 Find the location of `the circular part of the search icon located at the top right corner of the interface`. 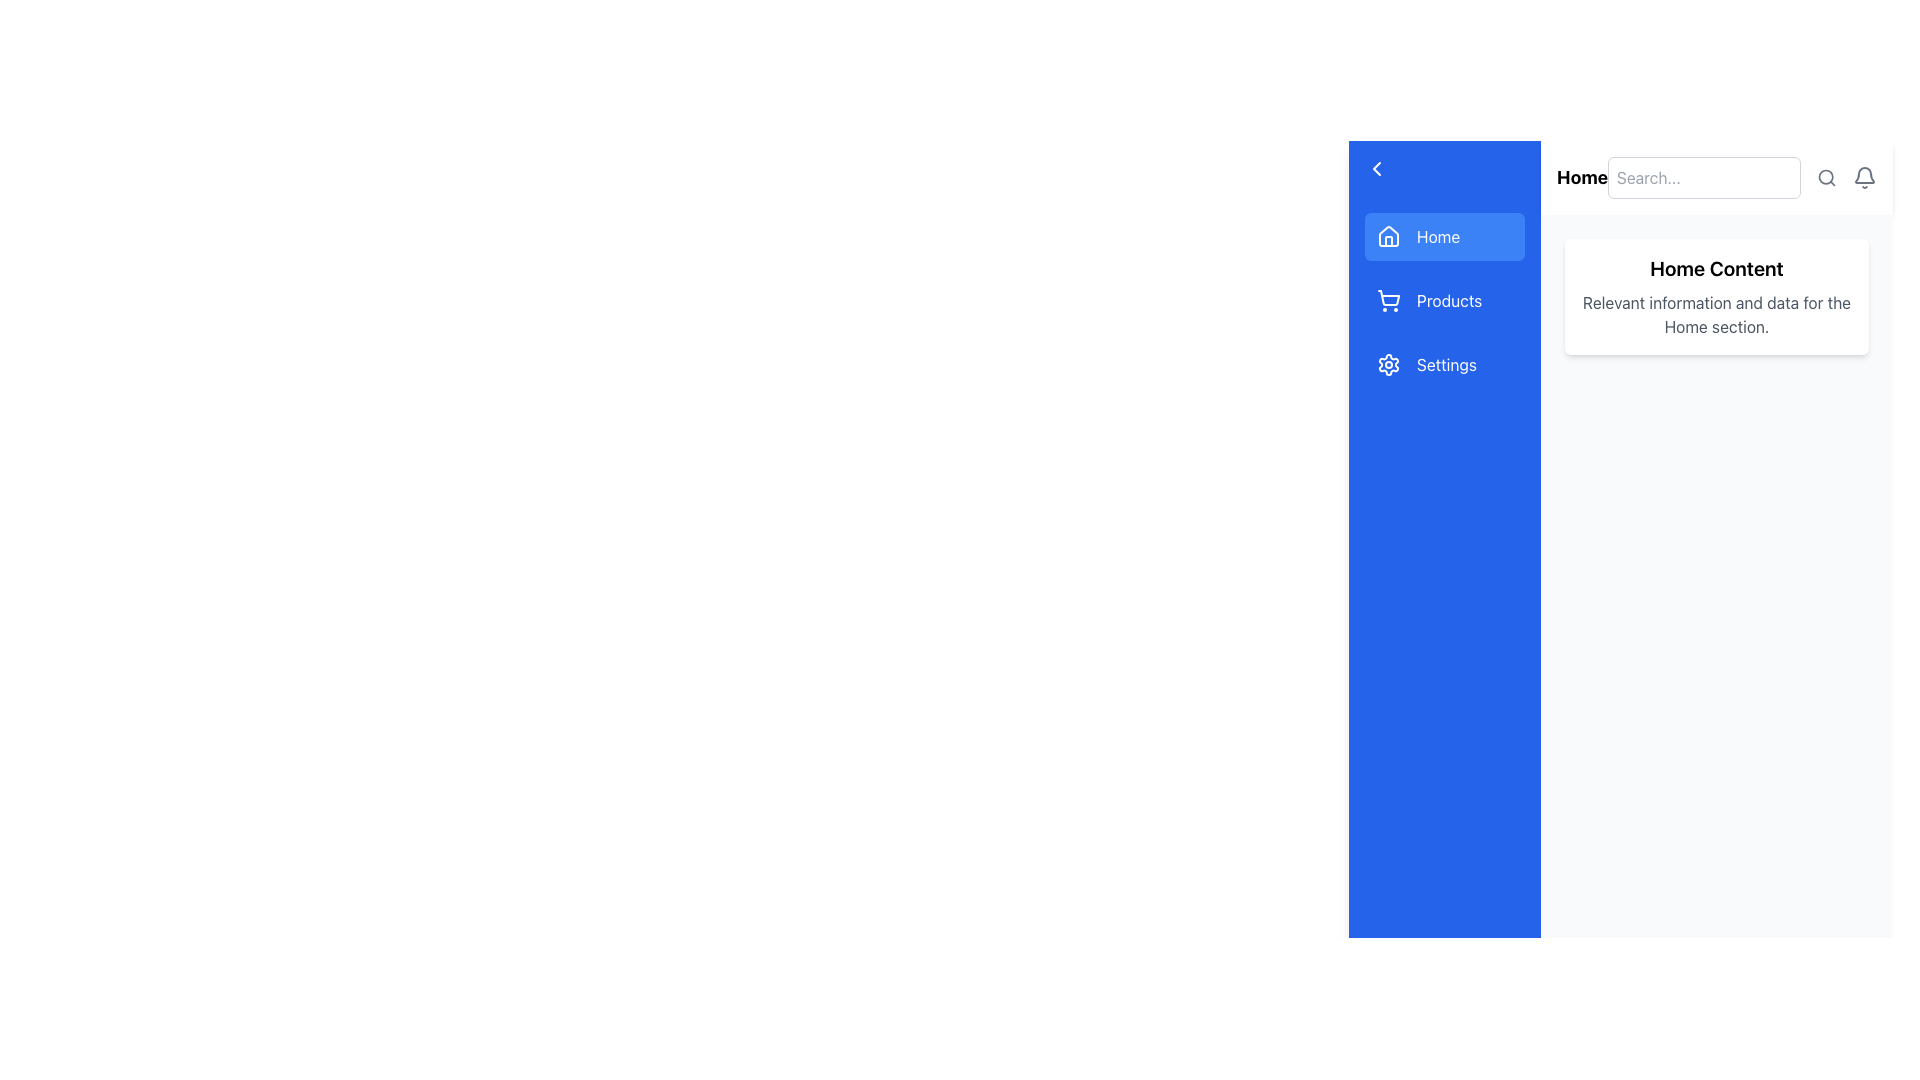

the circular part of the search icon located at the top right corner of the interface is located at coordinates (1826, 176).